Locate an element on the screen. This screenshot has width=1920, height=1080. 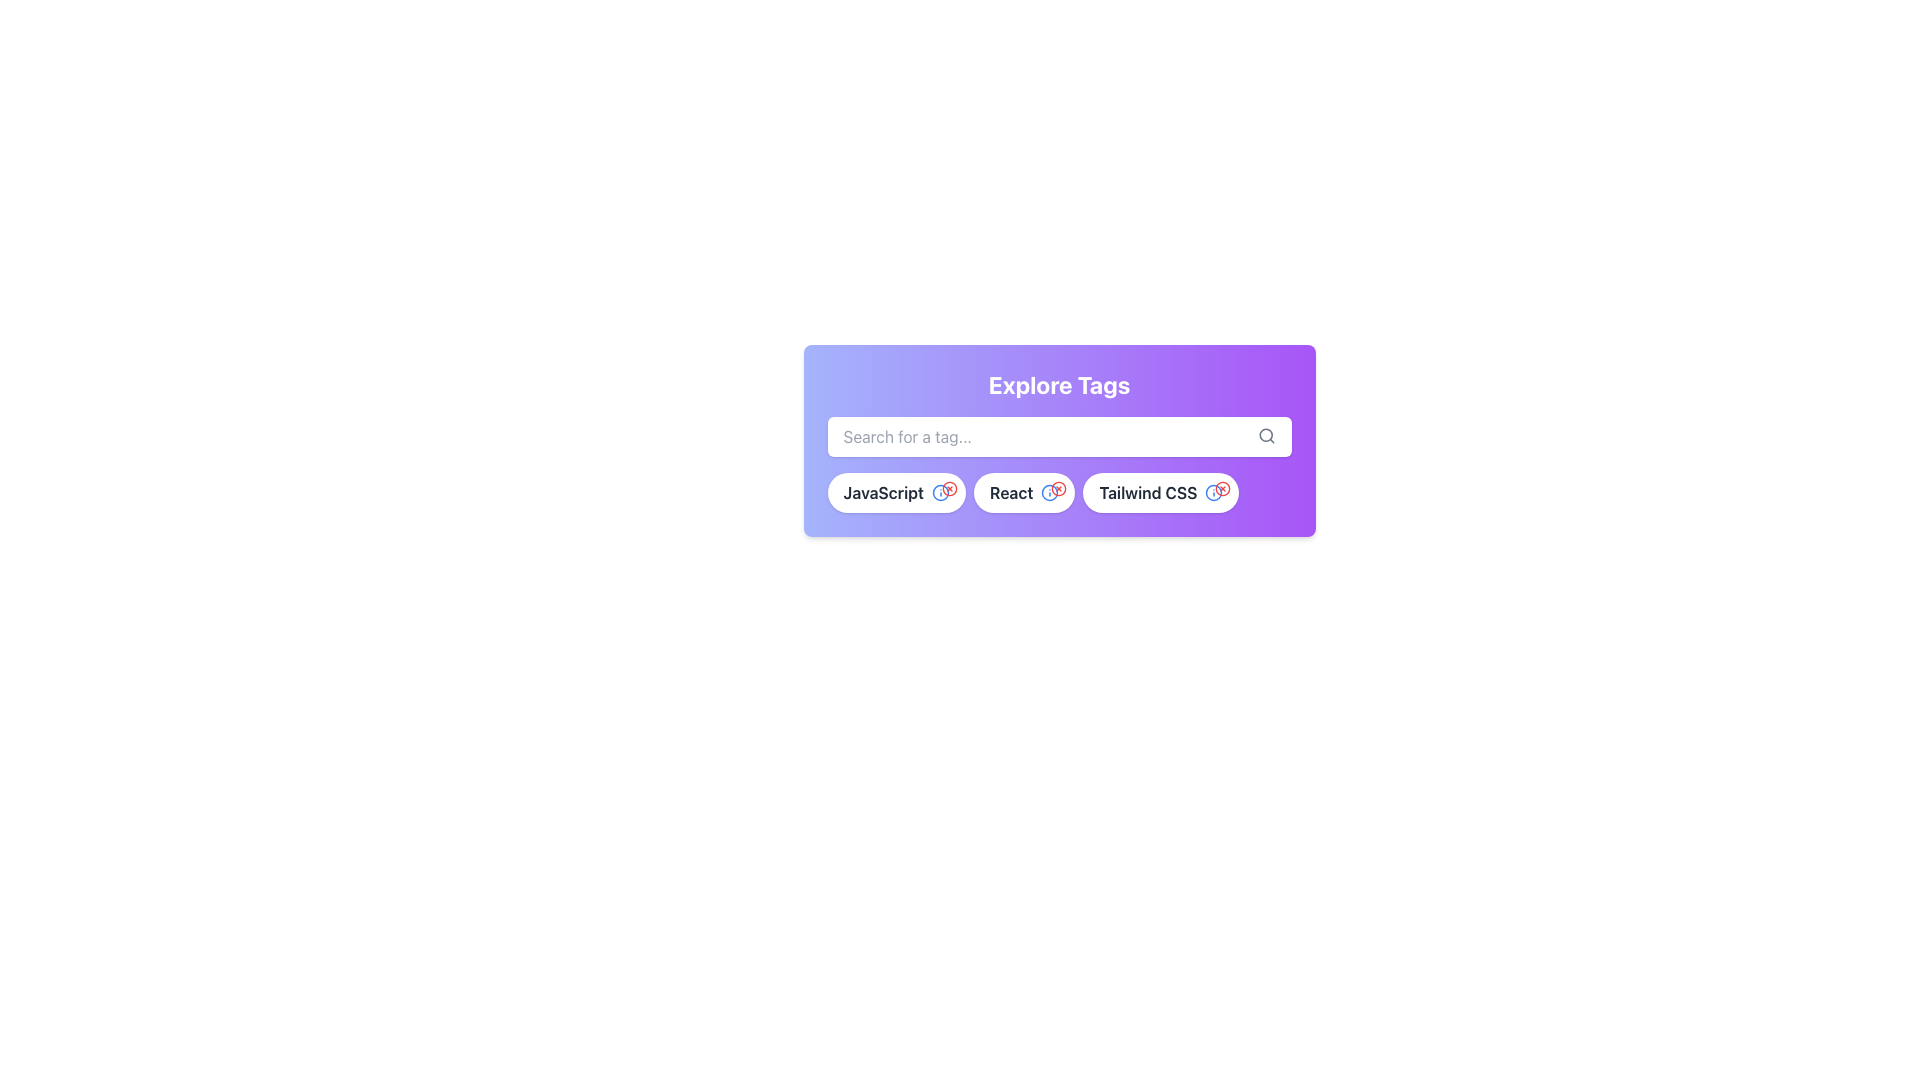
the circular vector graphic search icon element, which is gray in color and located to the right of the search input field is located at coordinates (1264, 434).